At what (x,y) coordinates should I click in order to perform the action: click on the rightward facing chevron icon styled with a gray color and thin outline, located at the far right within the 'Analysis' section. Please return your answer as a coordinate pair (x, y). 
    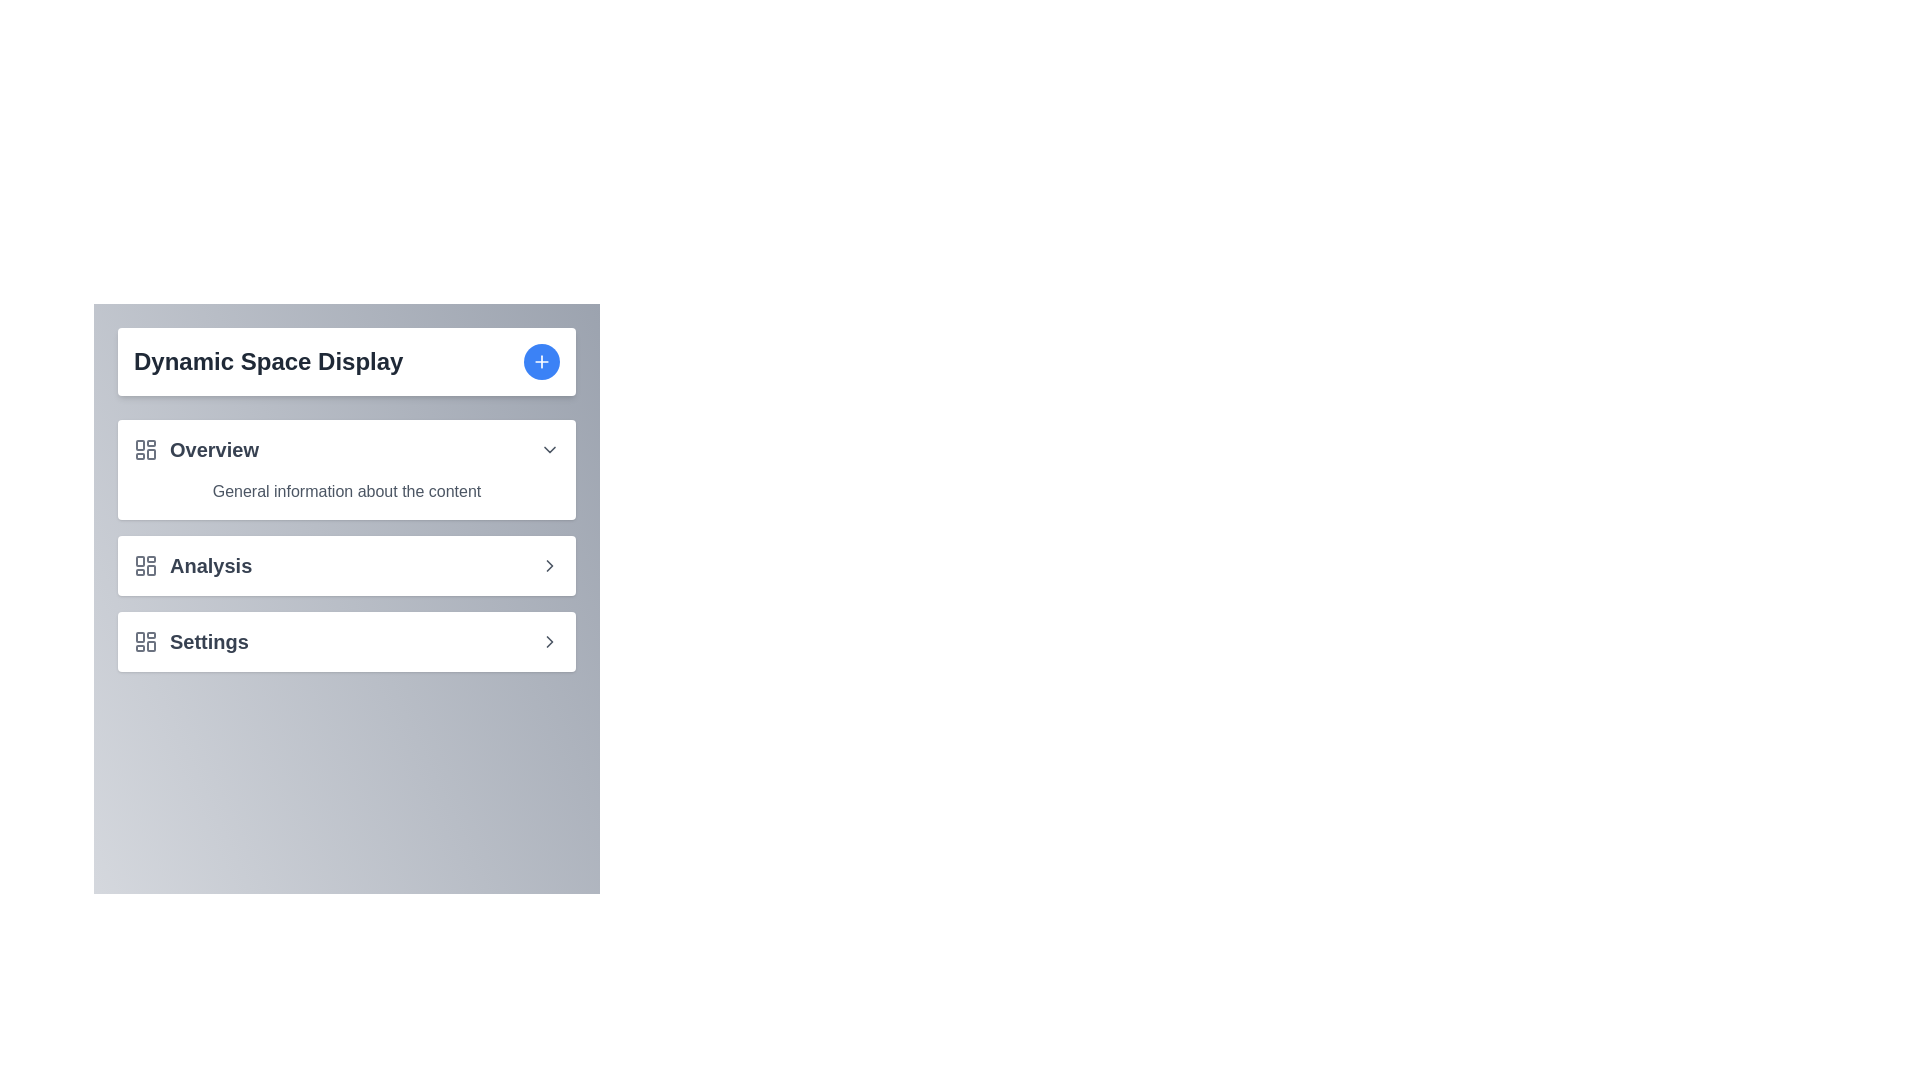
    Looking at the image, I should click on (550, 566).